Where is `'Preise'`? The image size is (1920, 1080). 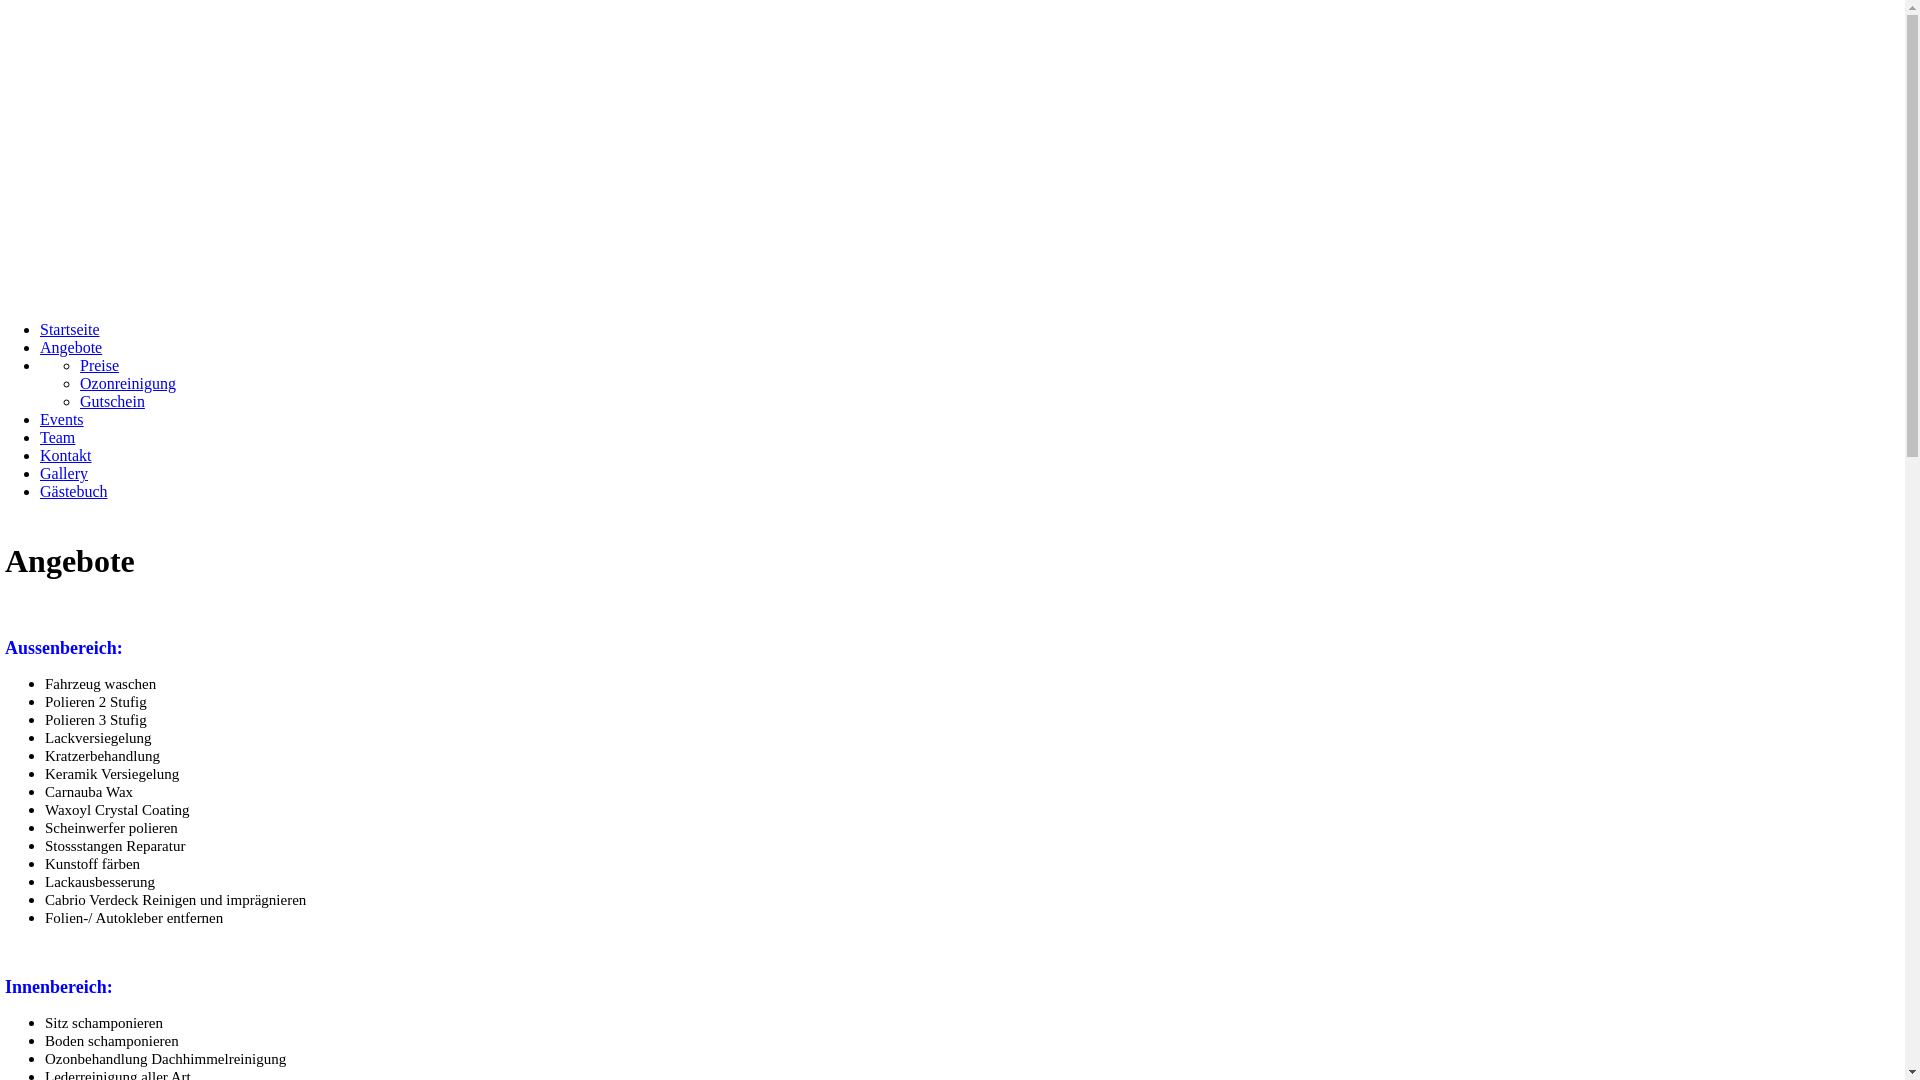 'Preise' is located at coordinates (98, 365).